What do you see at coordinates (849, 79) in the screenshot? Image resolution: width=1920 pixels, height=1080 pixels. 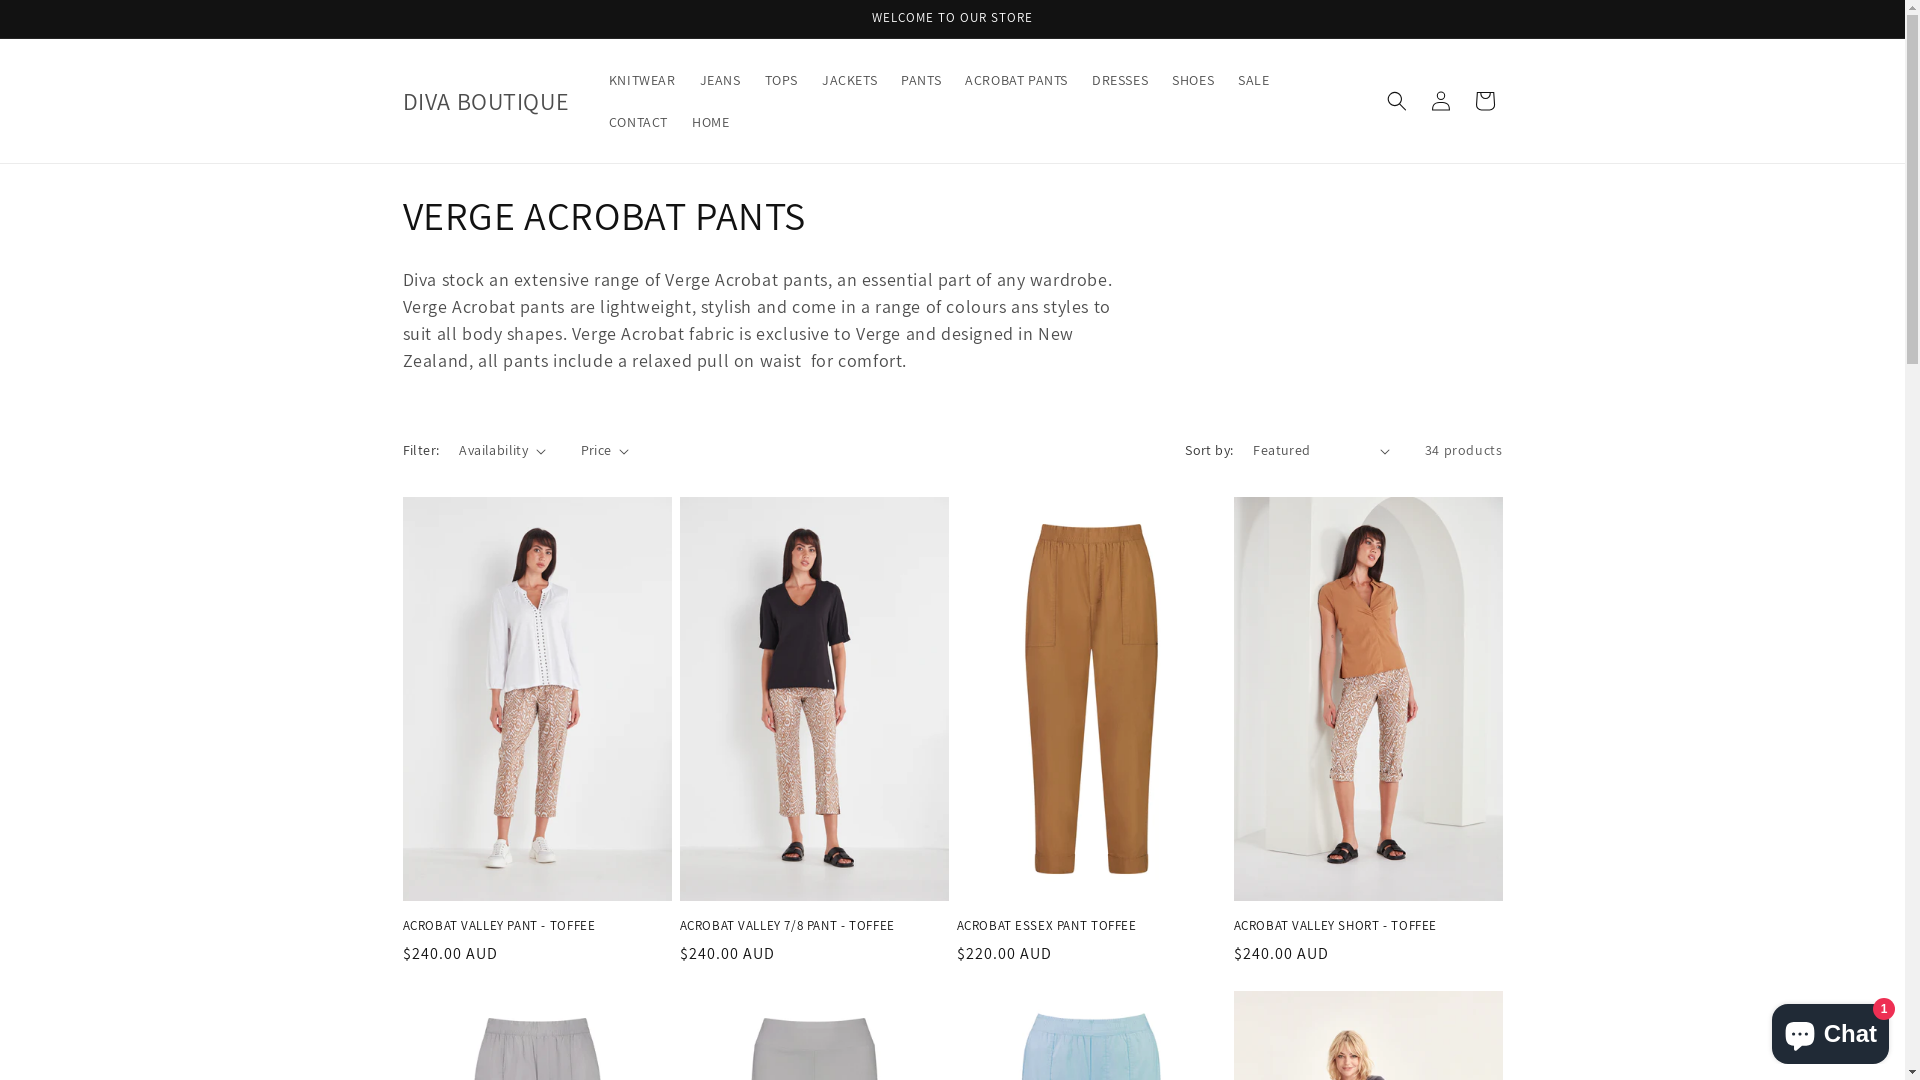 I see `'JACKETS'` at bounding box center [849, 79].